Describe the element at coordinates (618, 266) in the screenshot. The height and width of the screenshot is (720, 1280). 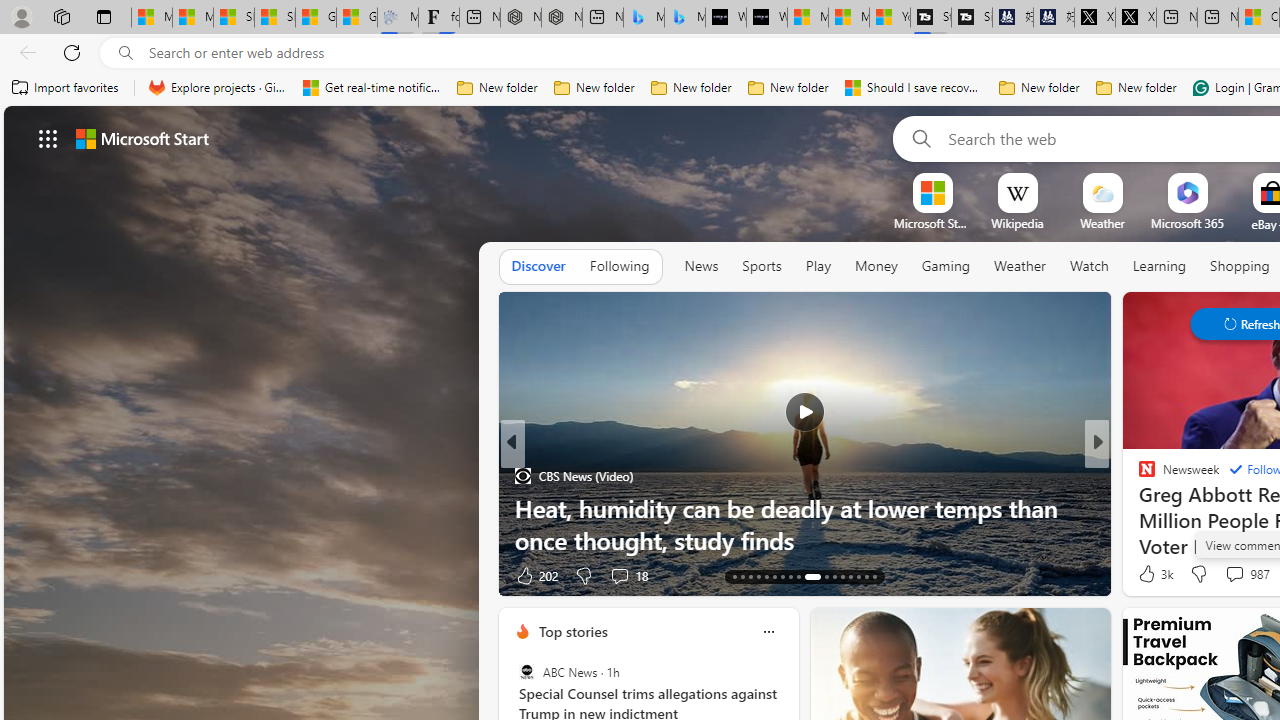
I see `'Following'` at that location.